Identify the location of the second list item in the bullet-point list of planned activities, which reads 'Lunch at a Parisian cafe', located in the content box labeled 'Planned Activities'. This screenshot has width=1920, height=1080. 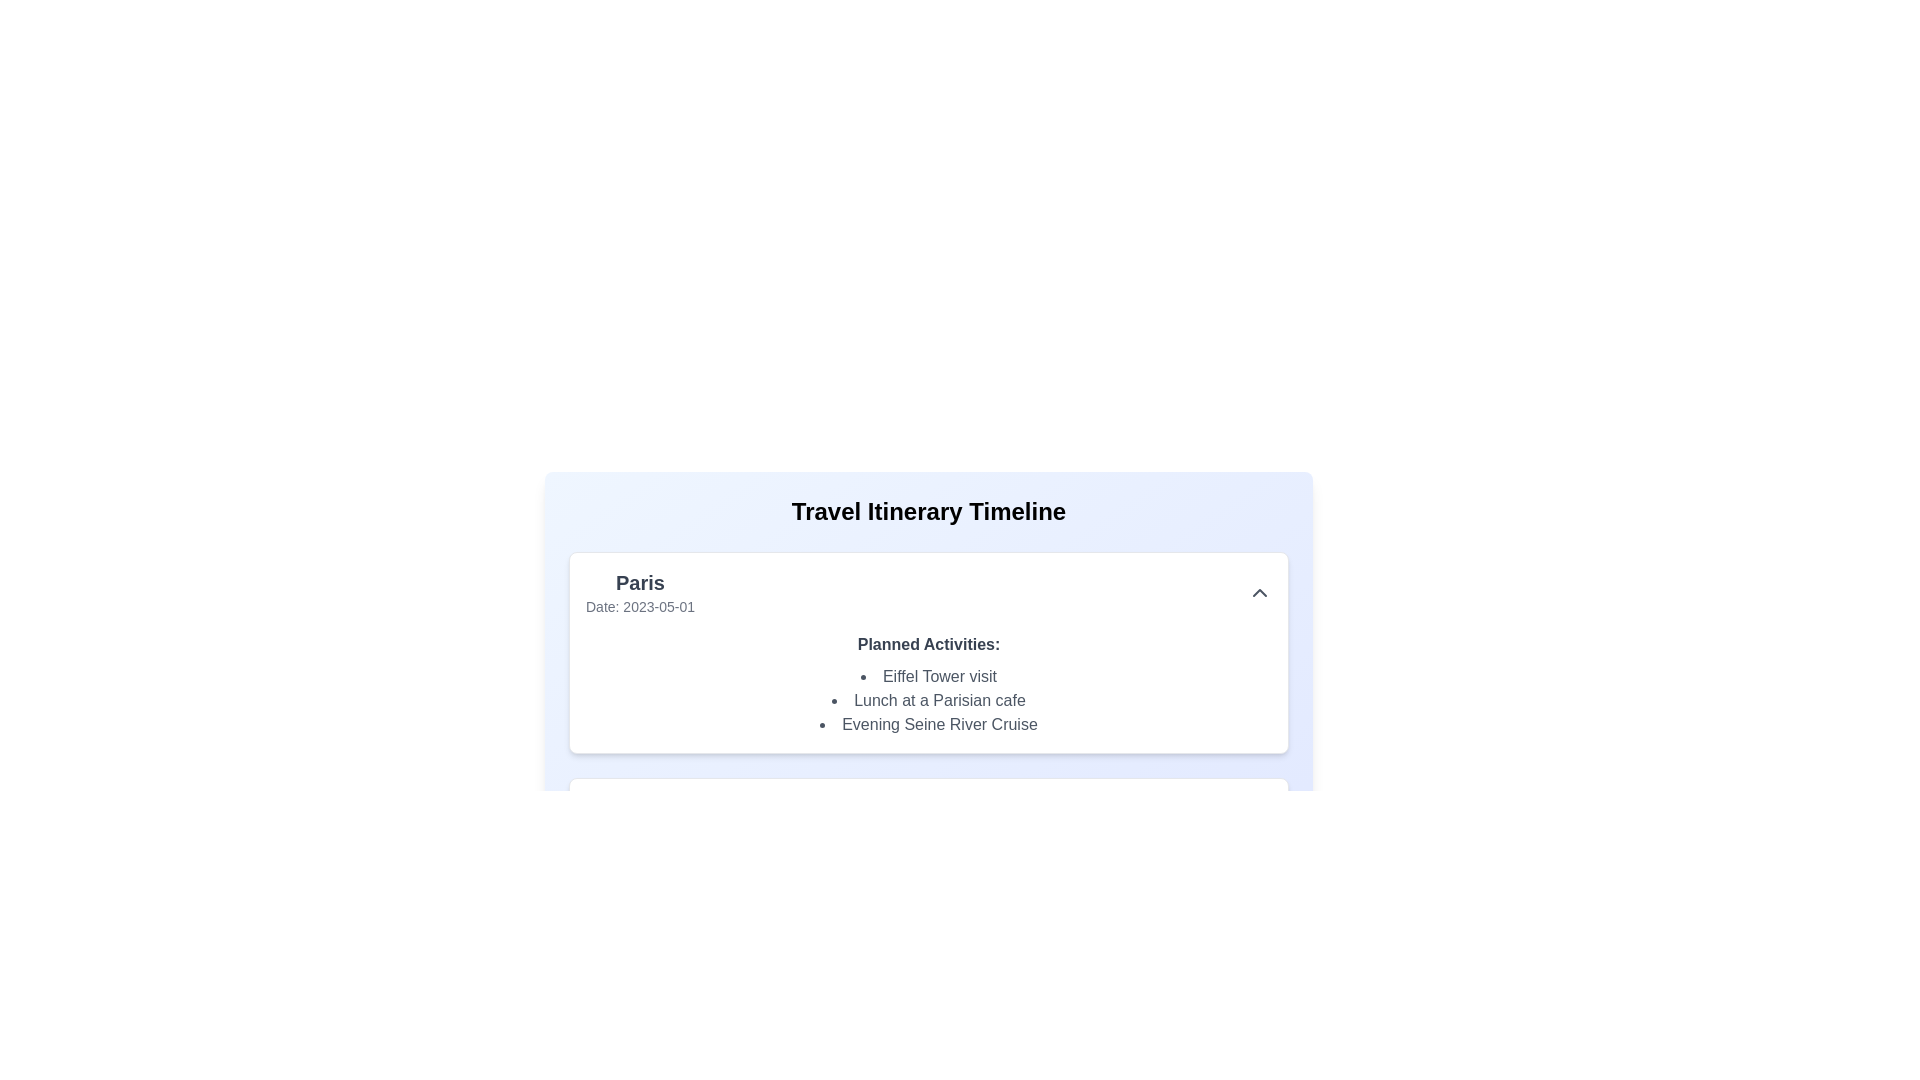
(928, 700).